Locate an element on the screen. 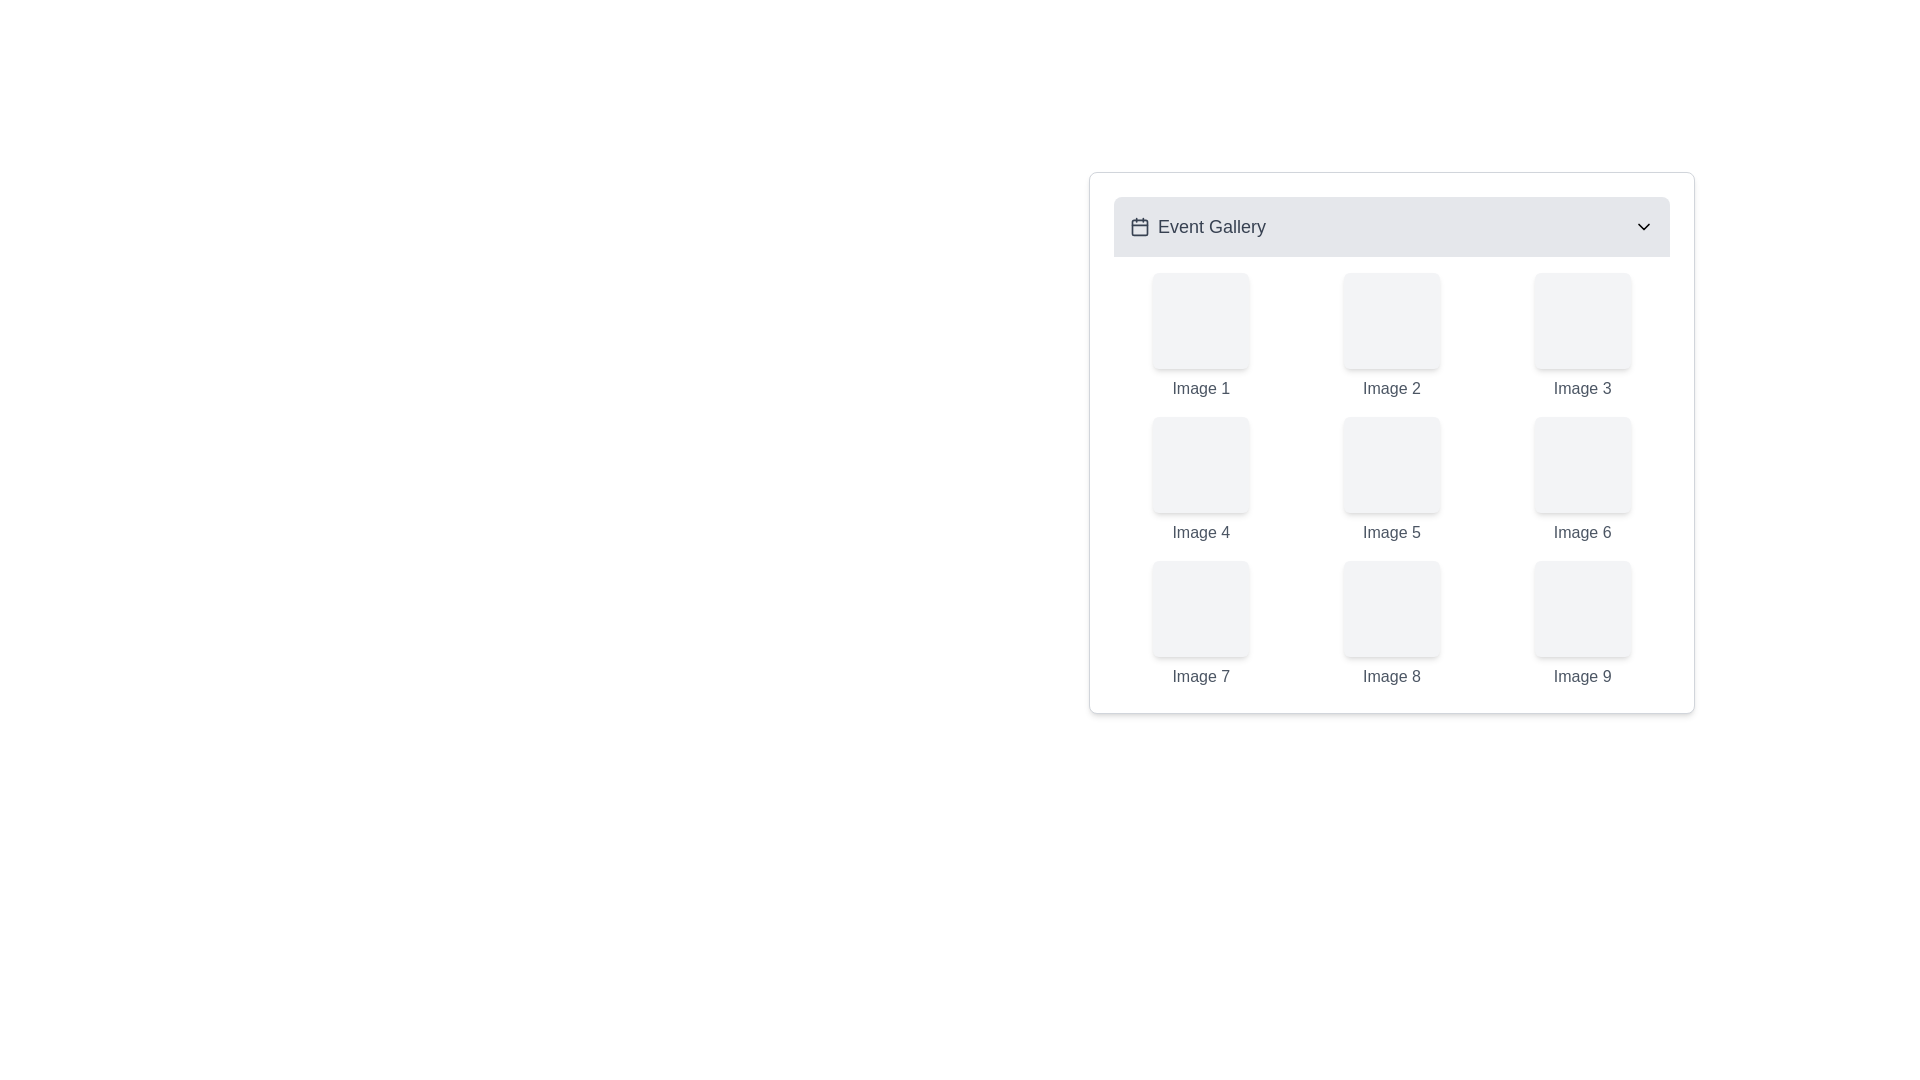  the square-shaped graphic placeholder with a light gray background, rounded corners, and shadow effect located in the second column of the first row of the gallery interface is located at coordinates (1391, 319).